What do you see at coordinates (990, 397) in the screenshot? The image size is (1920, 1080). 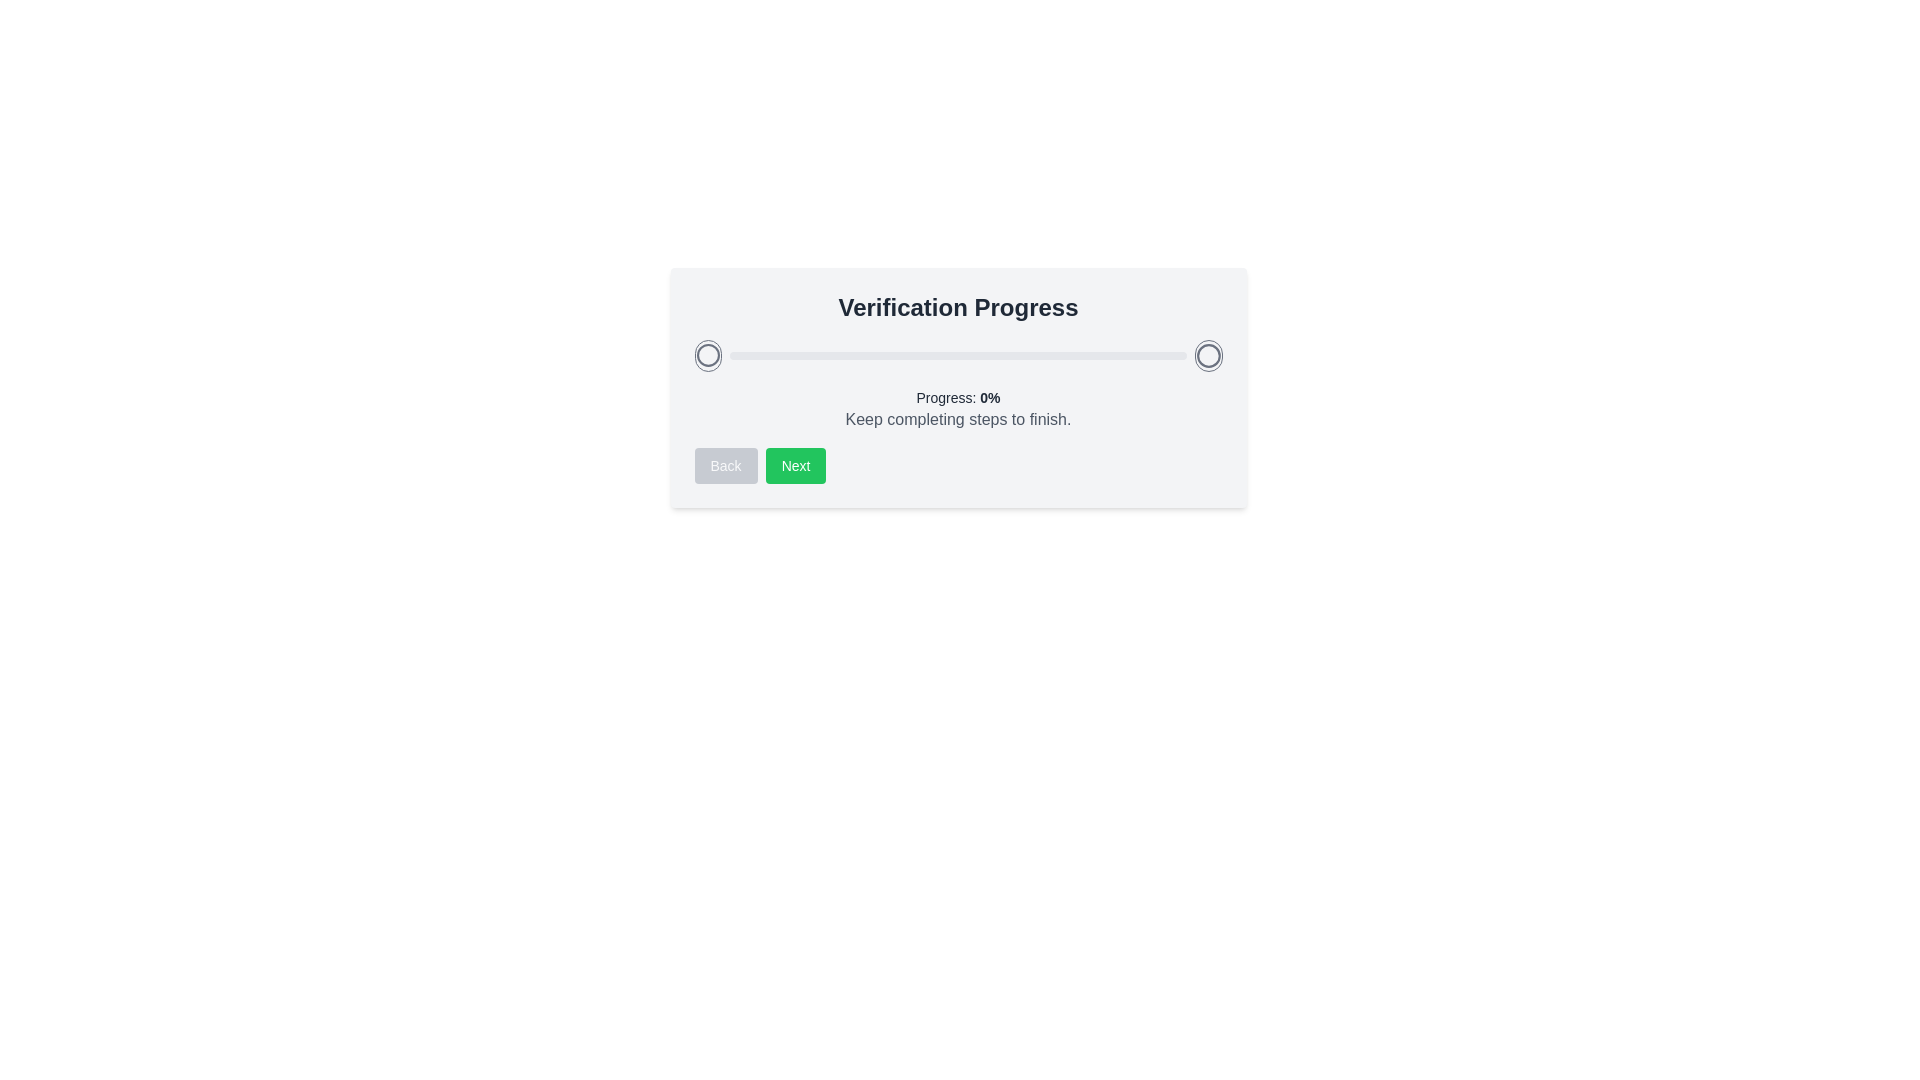 I see `the Static text label that shows the progress percentage, which is currently at 0%, located to the right of the text 'Progress:' in the progress card interface` at bounding box center [990, 397].